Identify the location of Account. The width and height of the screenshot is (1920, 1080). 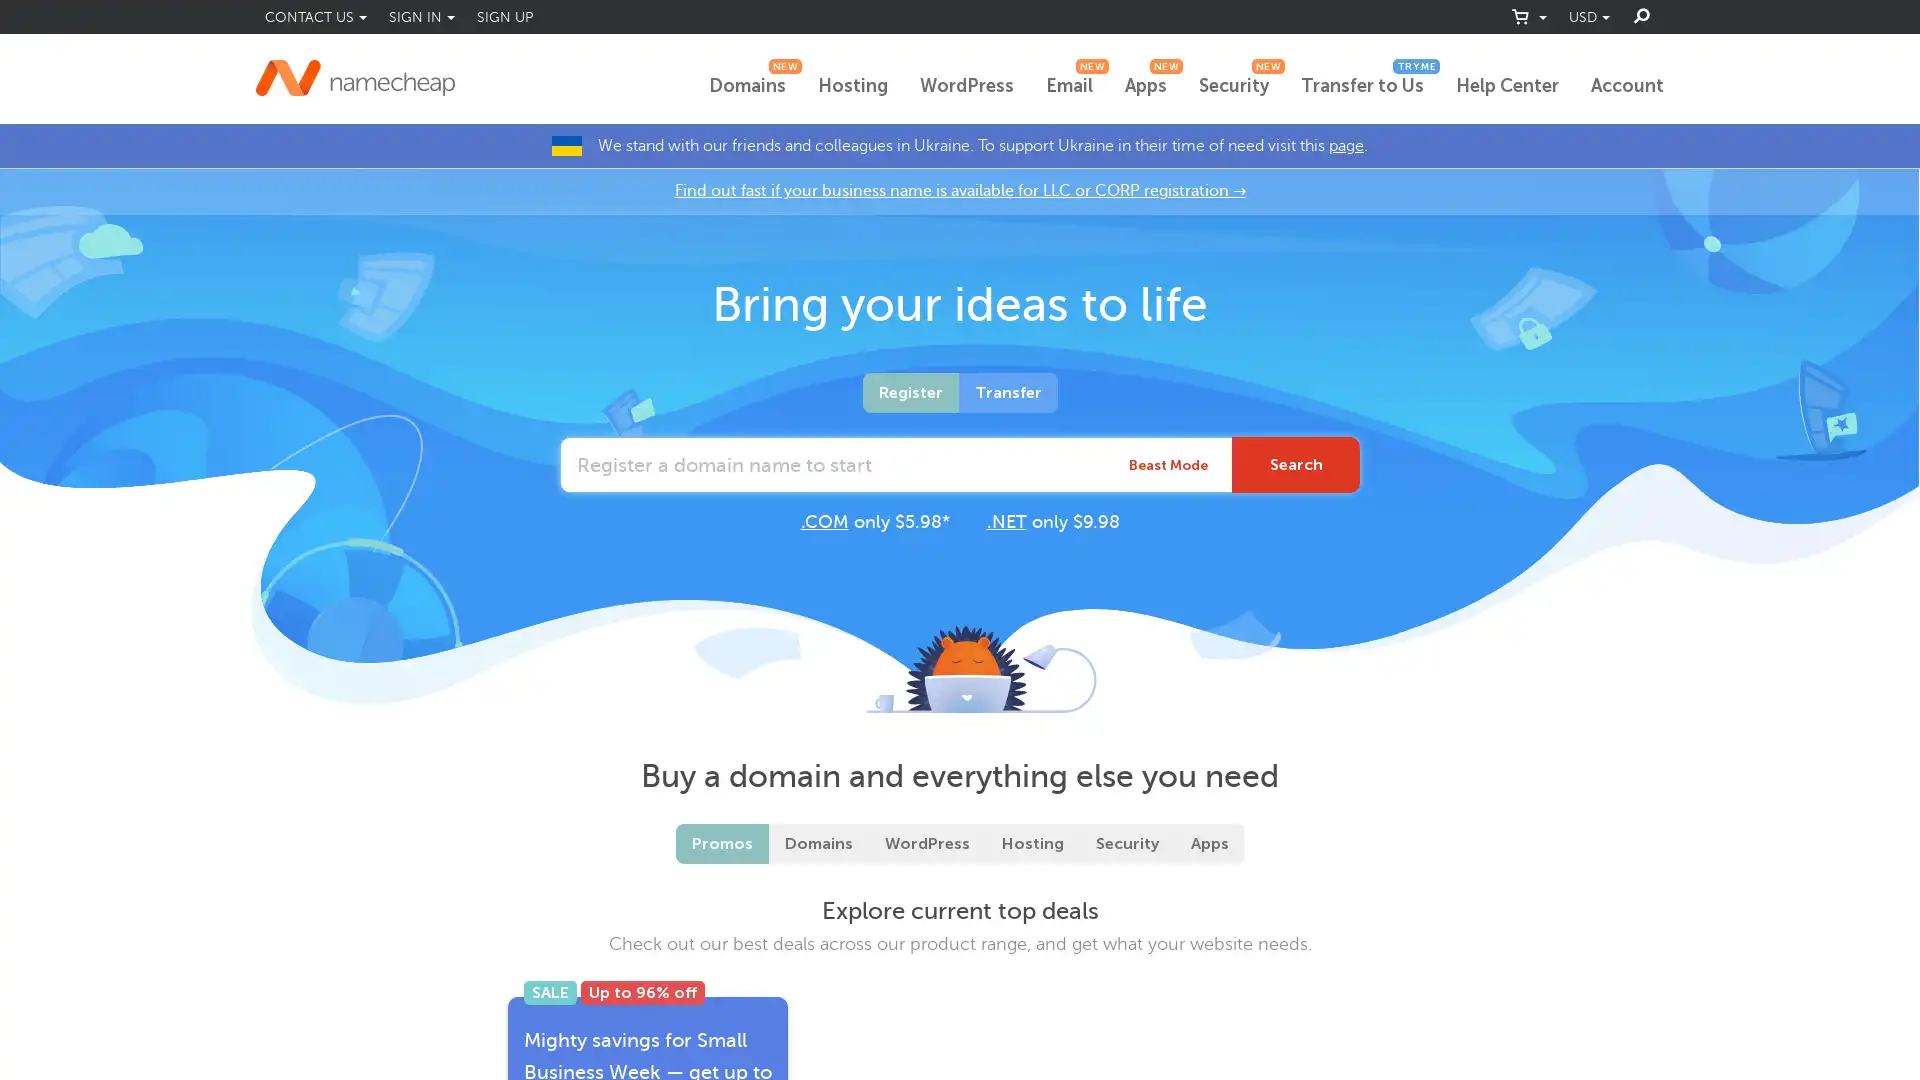
(1627, 86).